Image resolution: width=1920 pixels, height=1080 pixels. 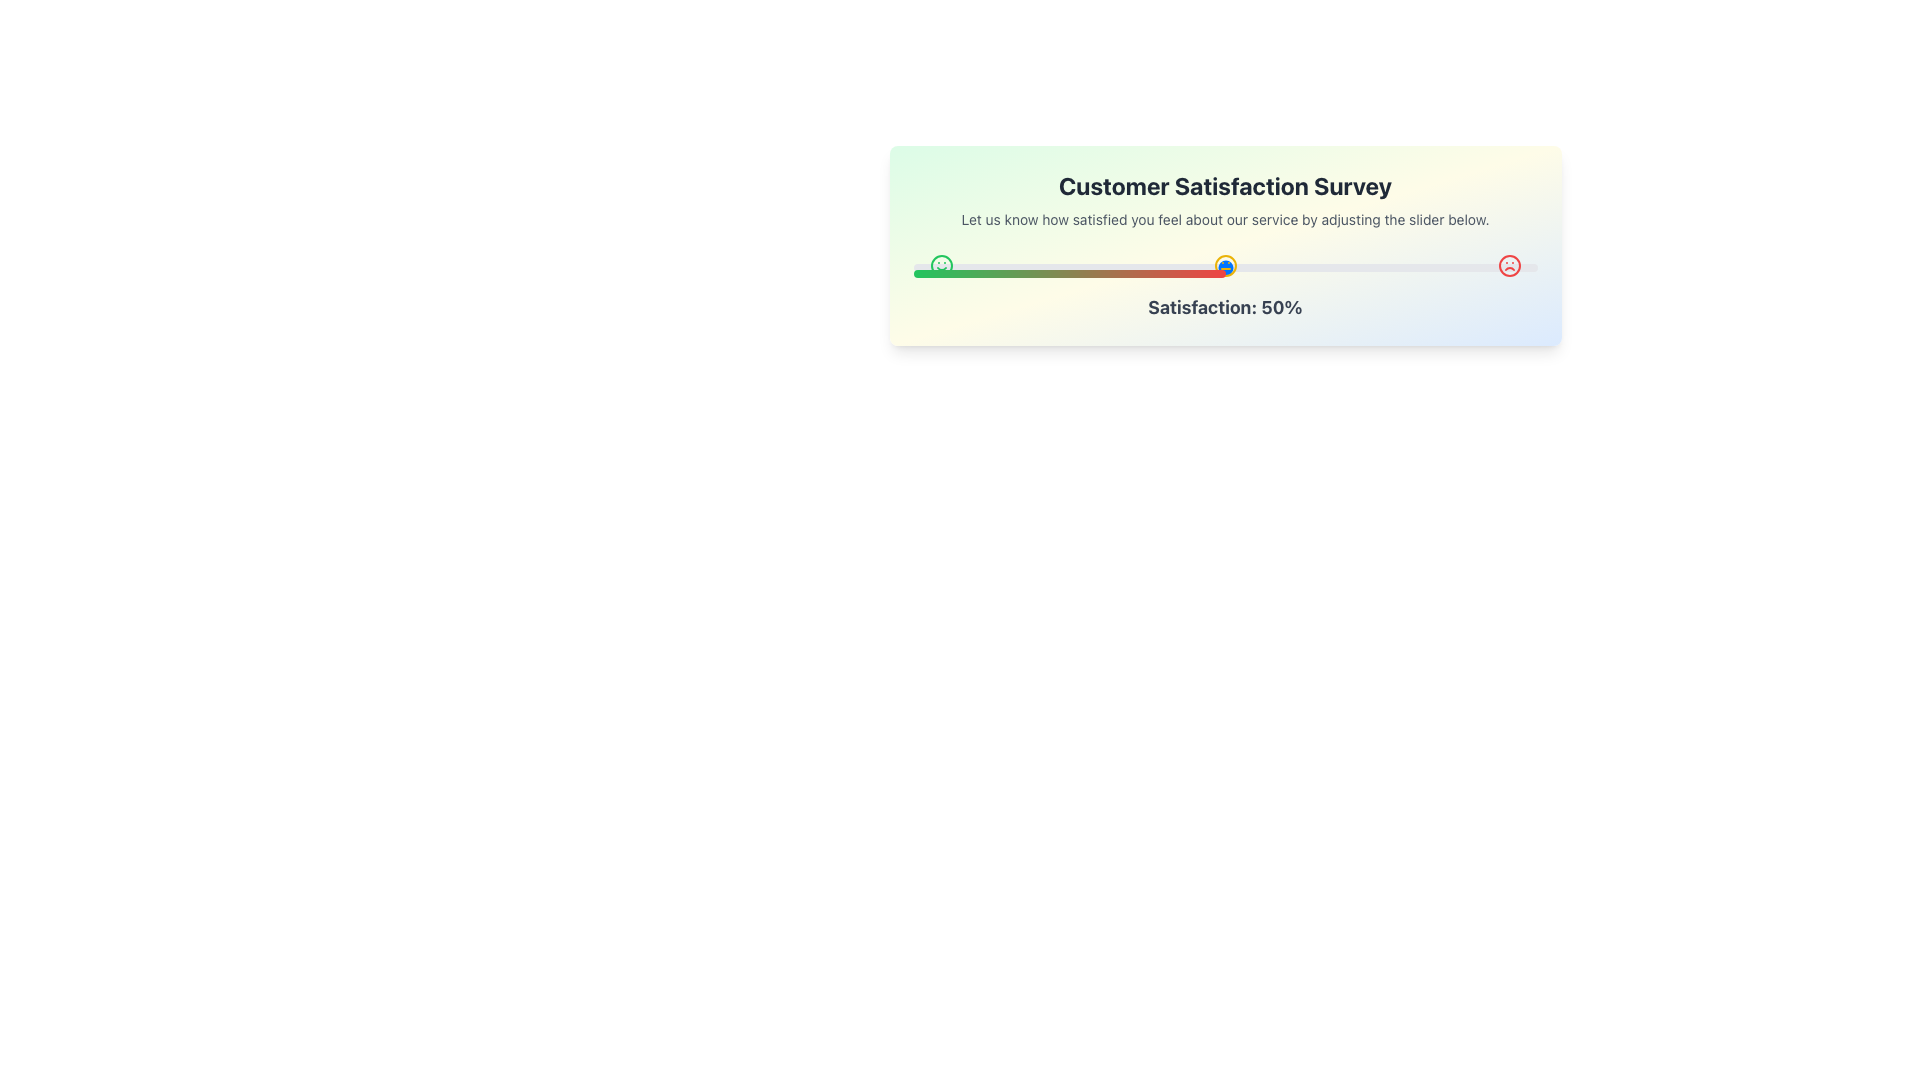 What do you see at coordinates (1367, 266) in the screenshot?
I see `customer satisfaction level` at bounding box center [1367, 266].